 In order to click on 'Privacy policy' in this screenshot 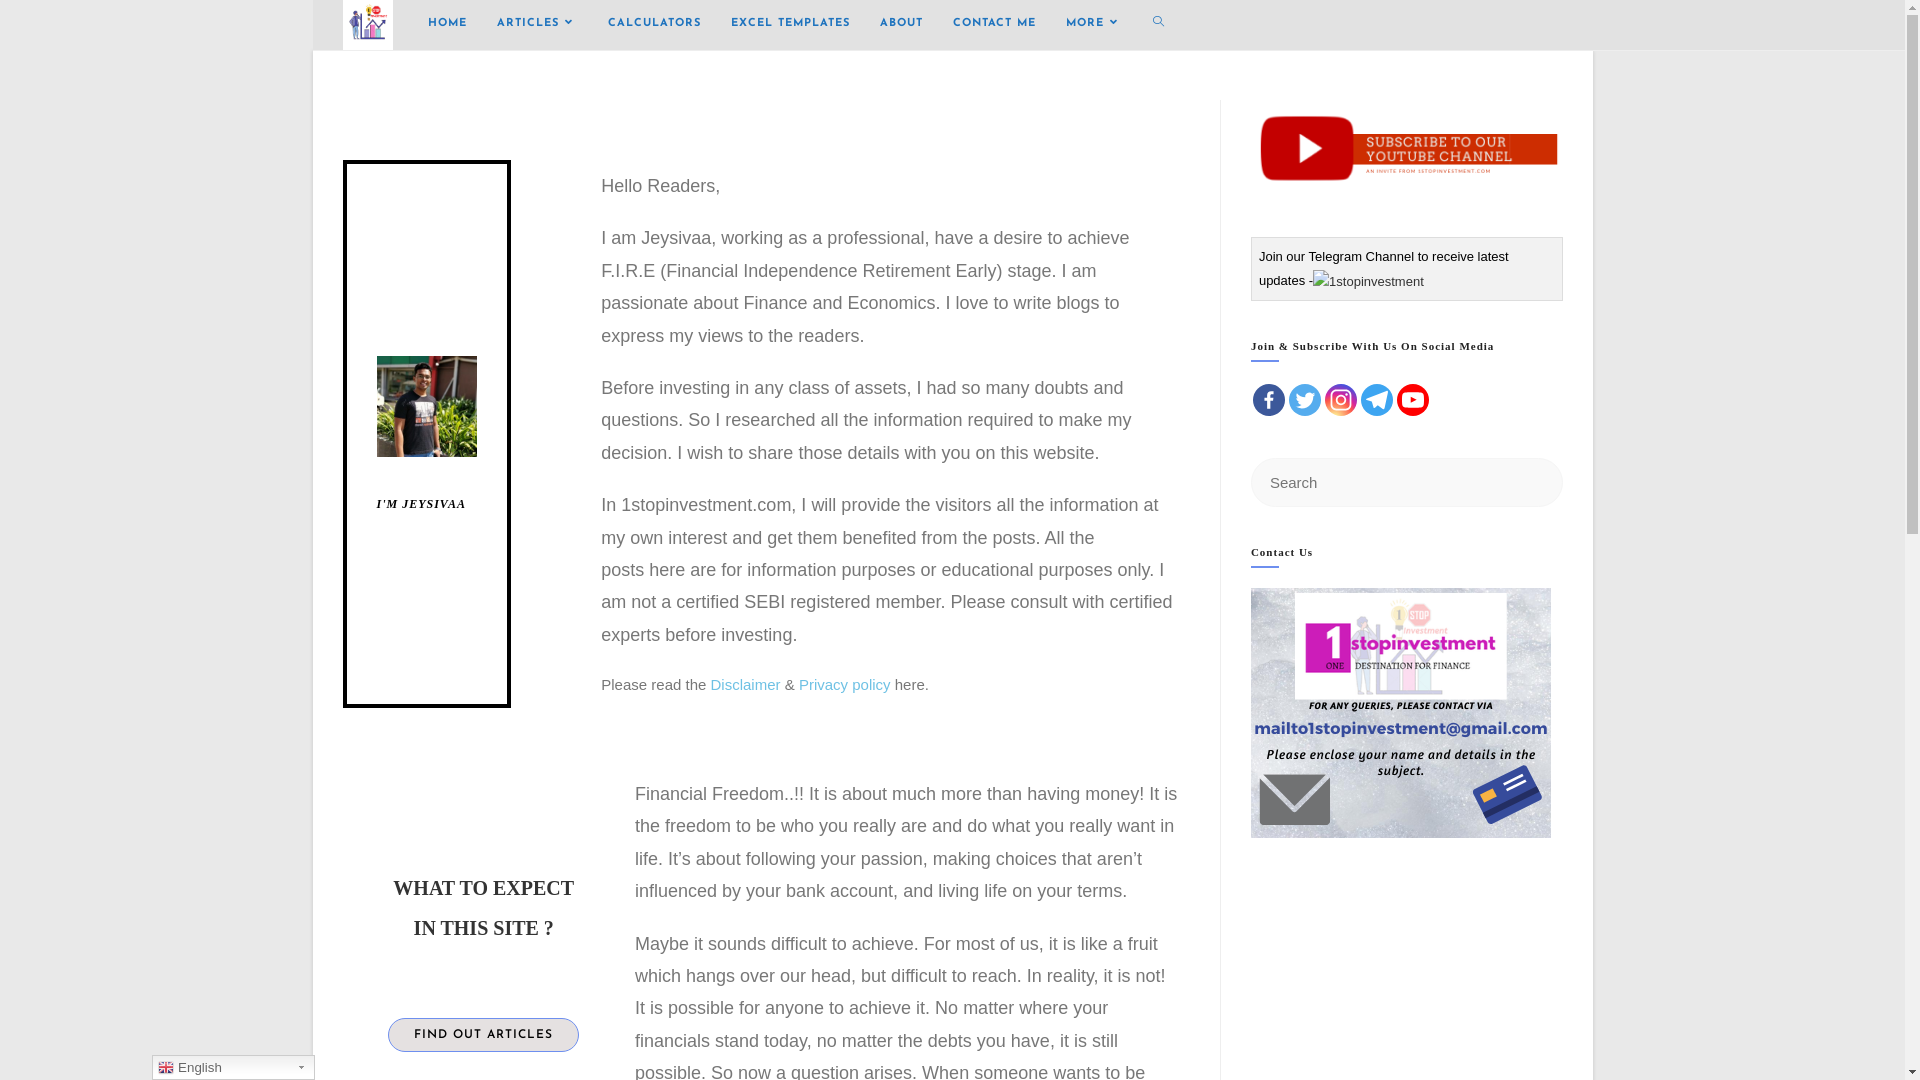, I will do `click(844, 683)`.